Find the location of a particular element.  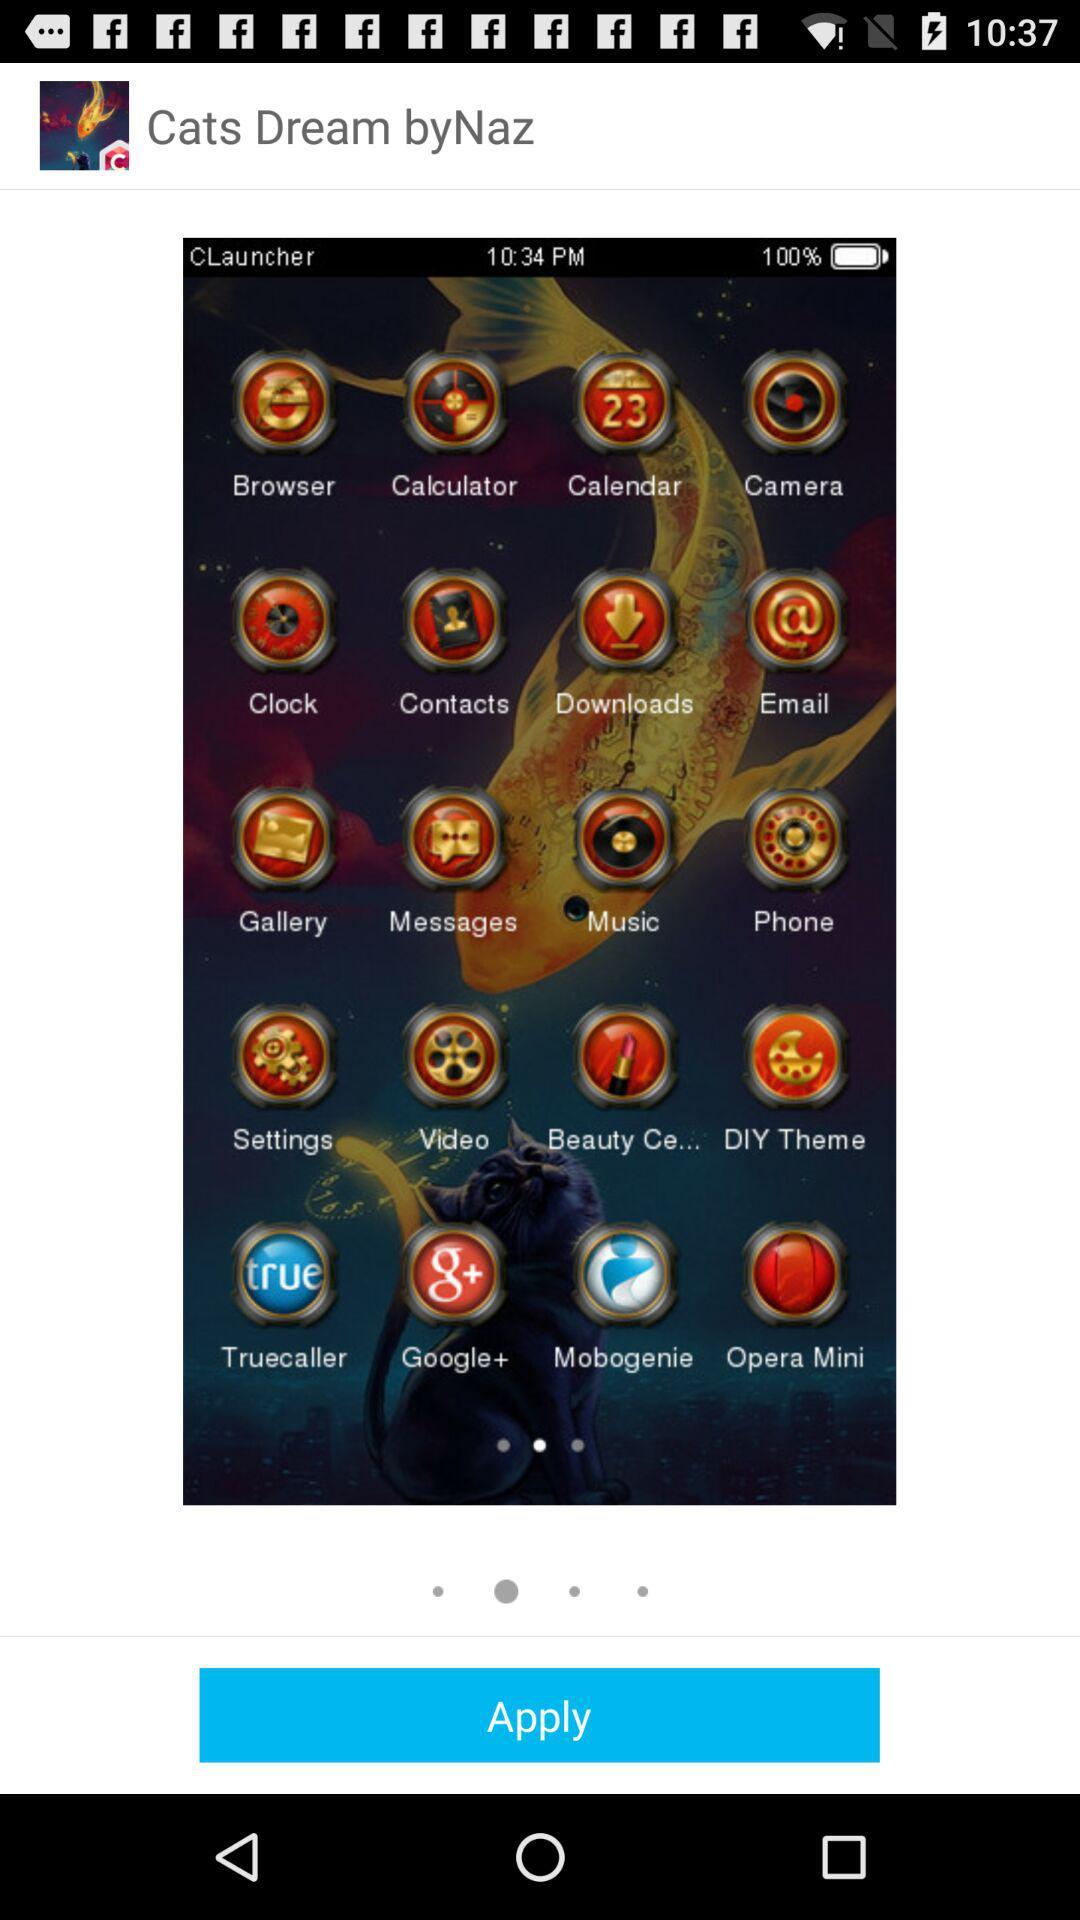

apply icon is located at coordinates (538, 1714).